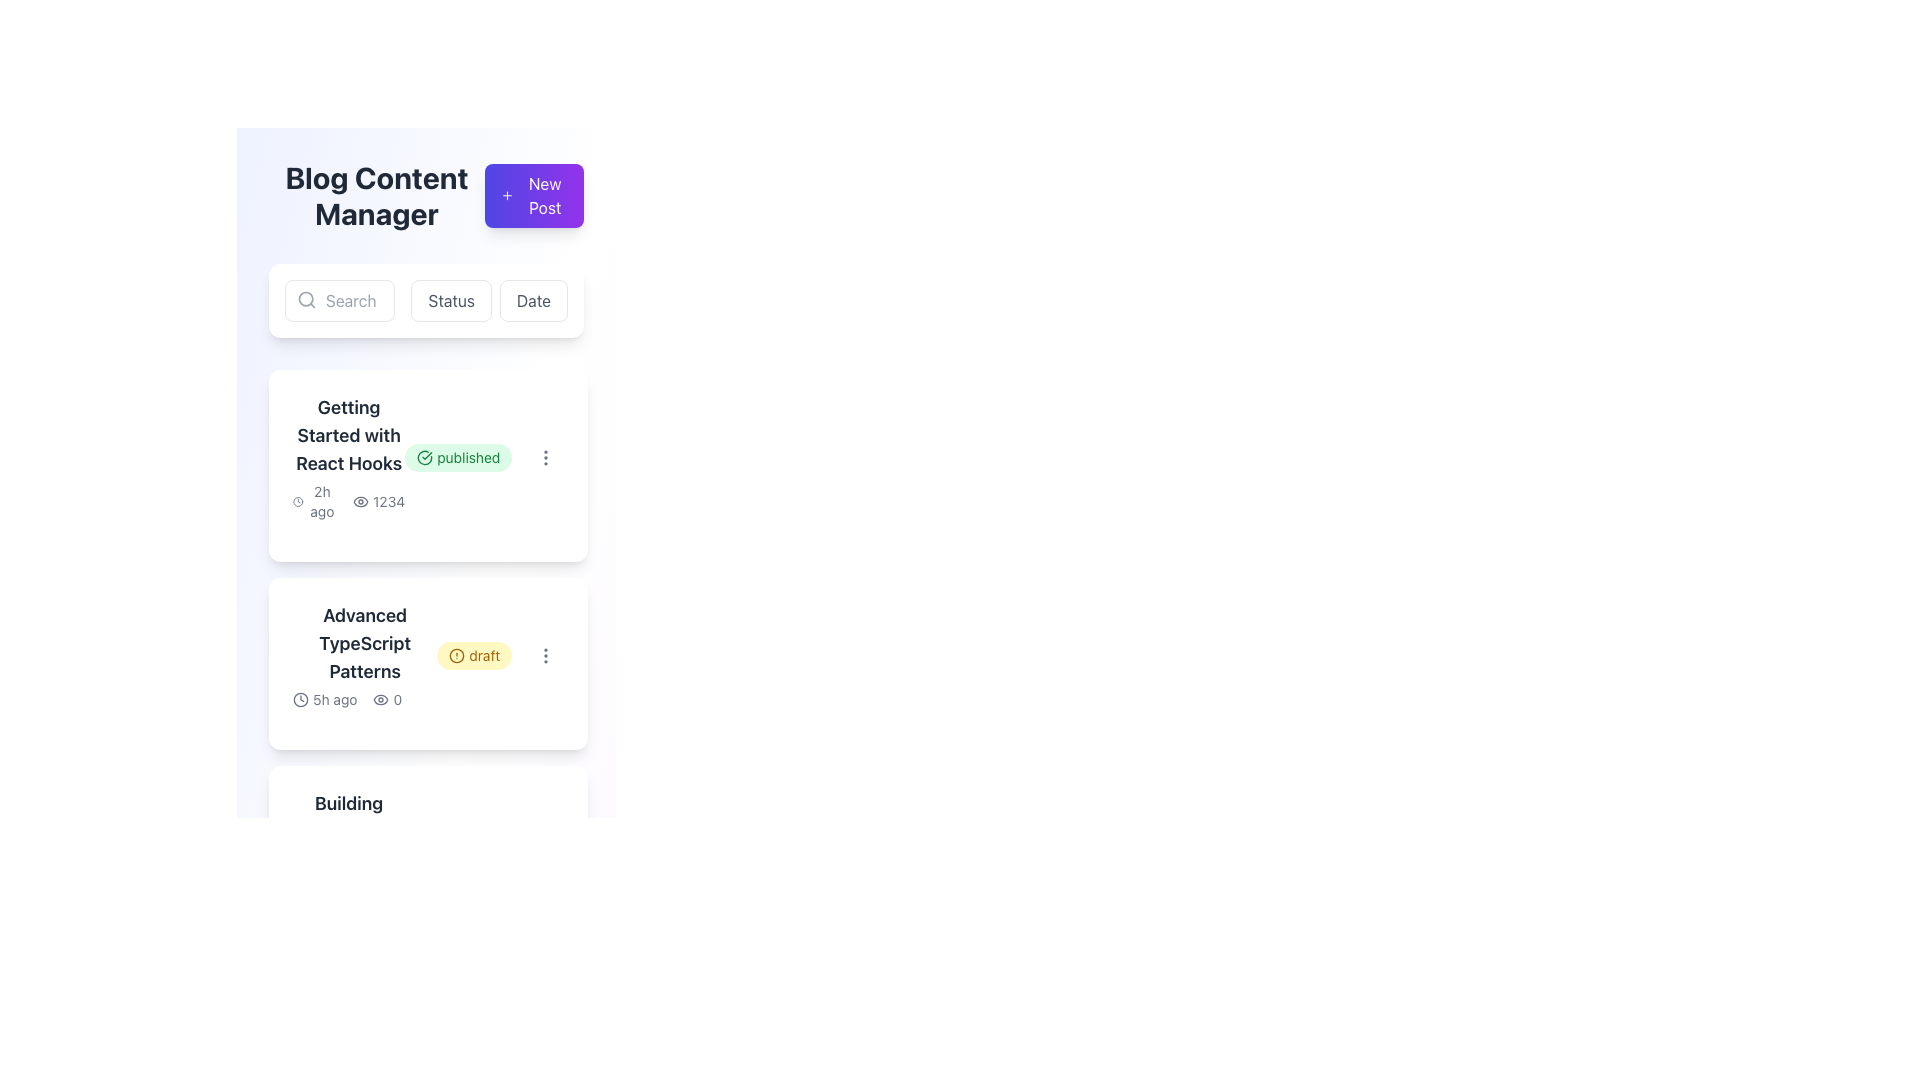 The width and height of the screenshot is (1920, 1080). I want to click on the central part of the clock icon, which is a vector graphic circle representing time-related information, located to the left of the publication time label in the blog content list cards, so click(300, 698).